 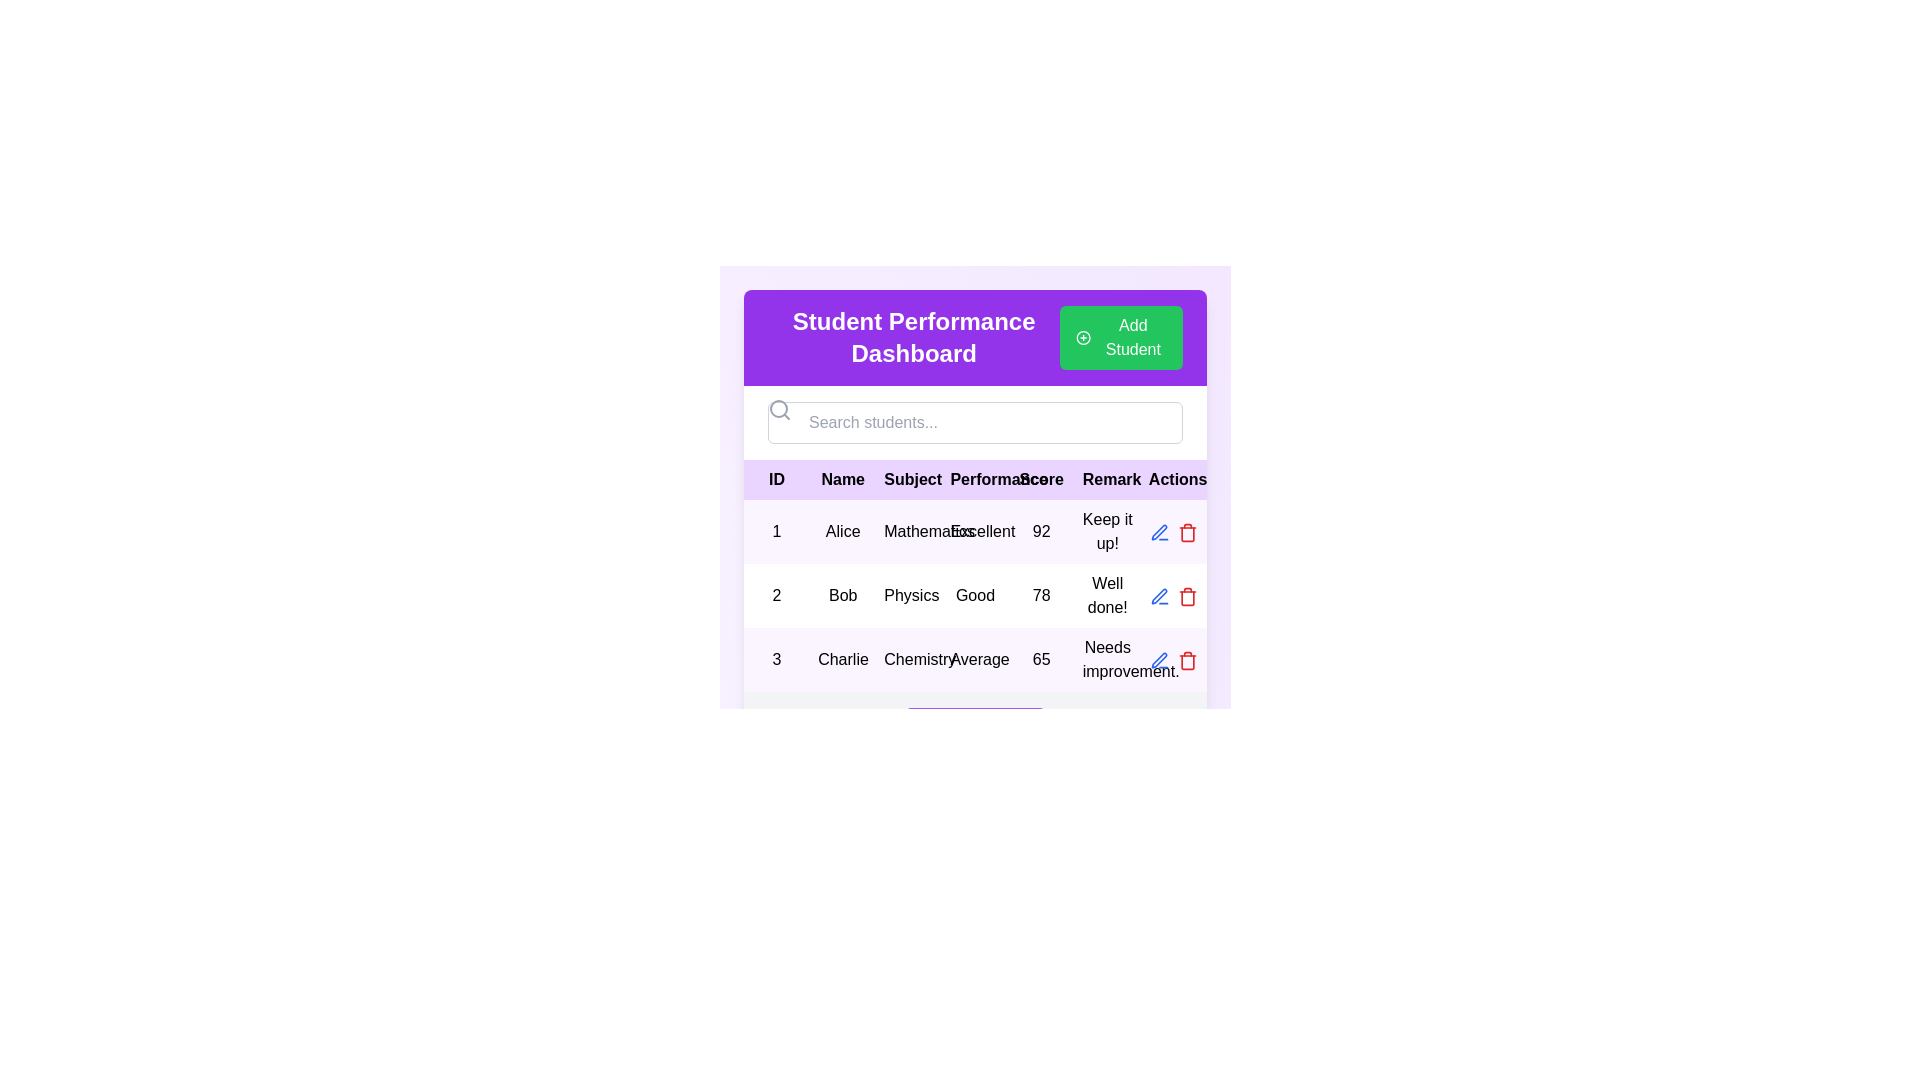 I want to click on the search icon located at the left side of the text input field with a gray border, so click(x=778, y=408).